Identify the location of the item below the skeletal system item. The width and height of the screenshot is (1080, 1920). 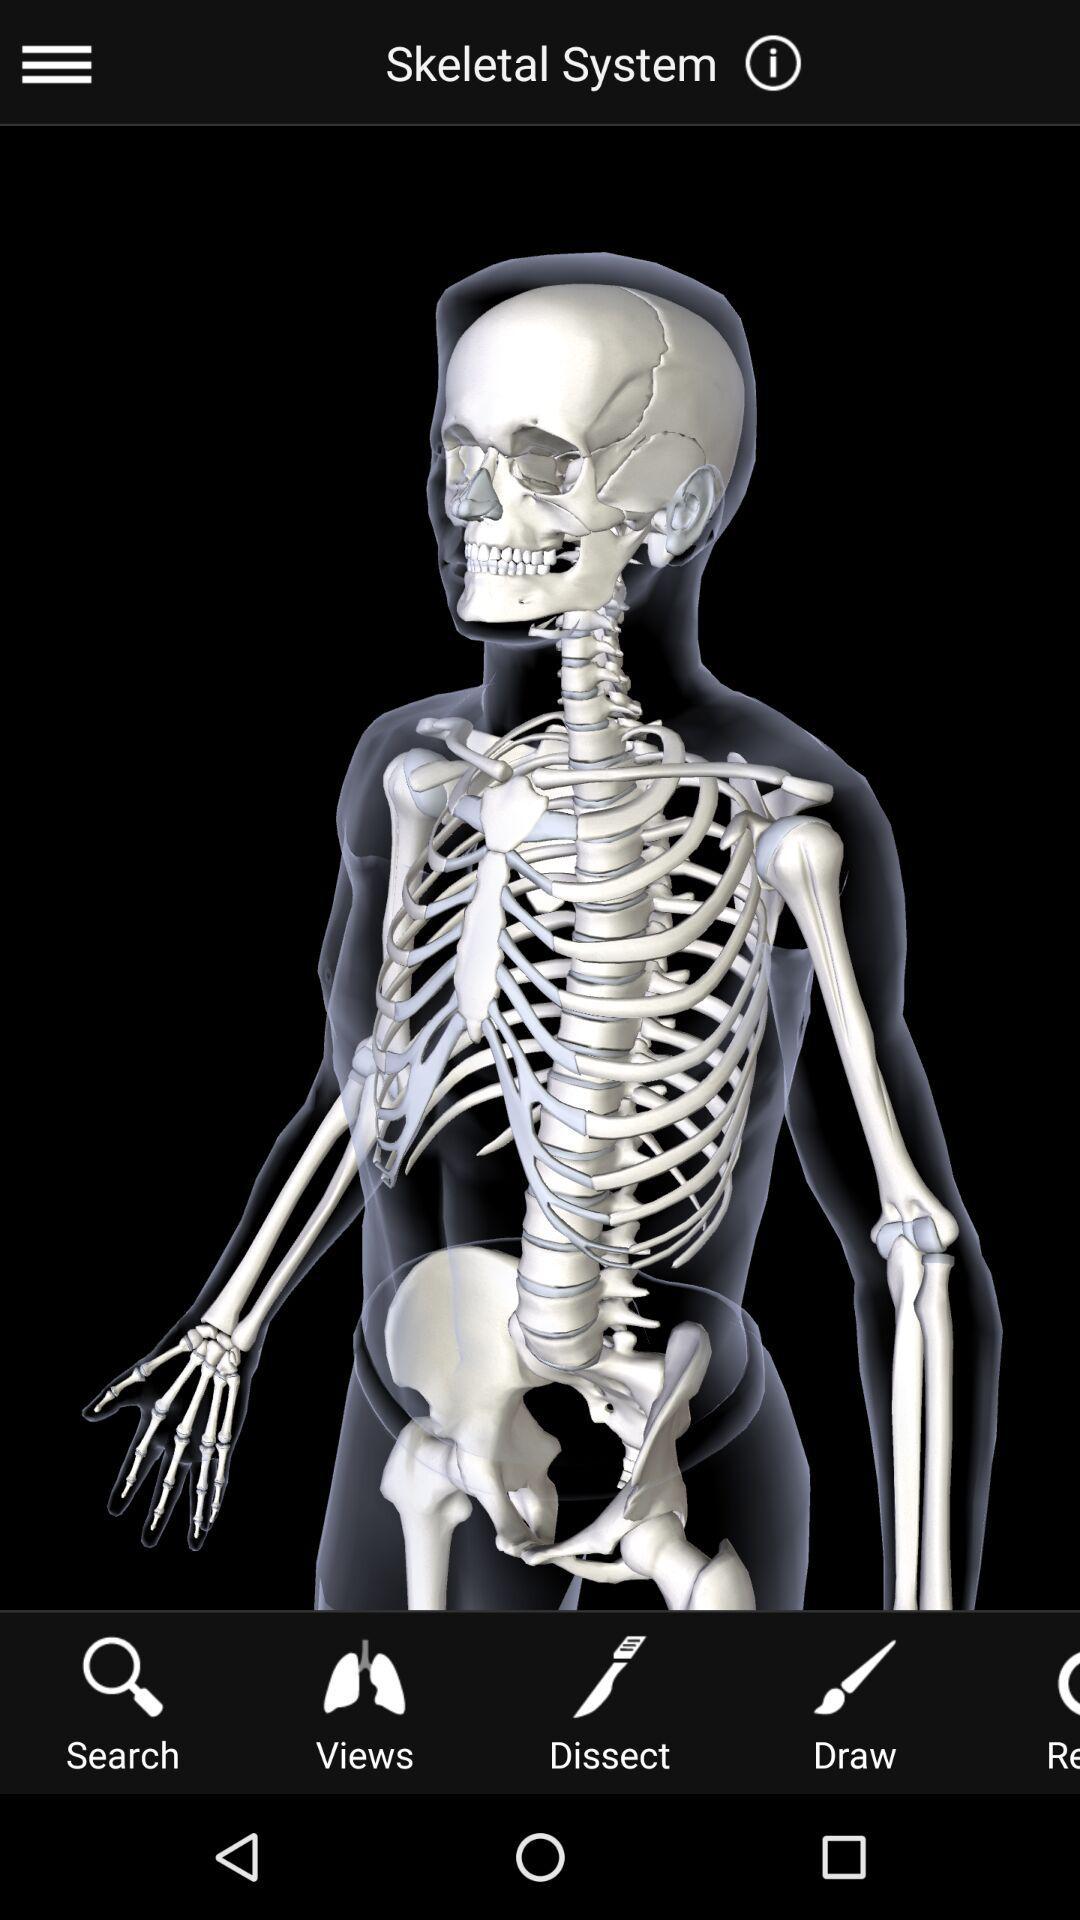
(855, 1700).